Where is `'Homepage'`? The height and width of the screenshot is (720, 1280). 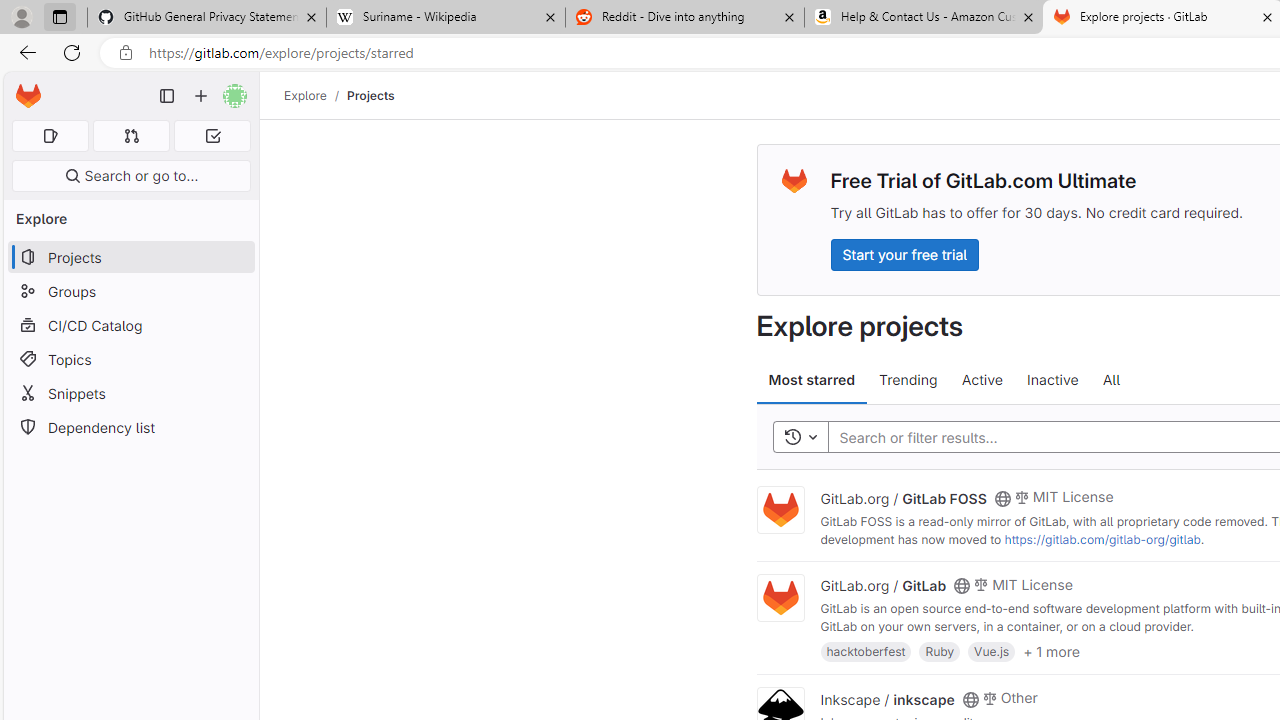
'Homepage' is located at coordinates (28, 96).